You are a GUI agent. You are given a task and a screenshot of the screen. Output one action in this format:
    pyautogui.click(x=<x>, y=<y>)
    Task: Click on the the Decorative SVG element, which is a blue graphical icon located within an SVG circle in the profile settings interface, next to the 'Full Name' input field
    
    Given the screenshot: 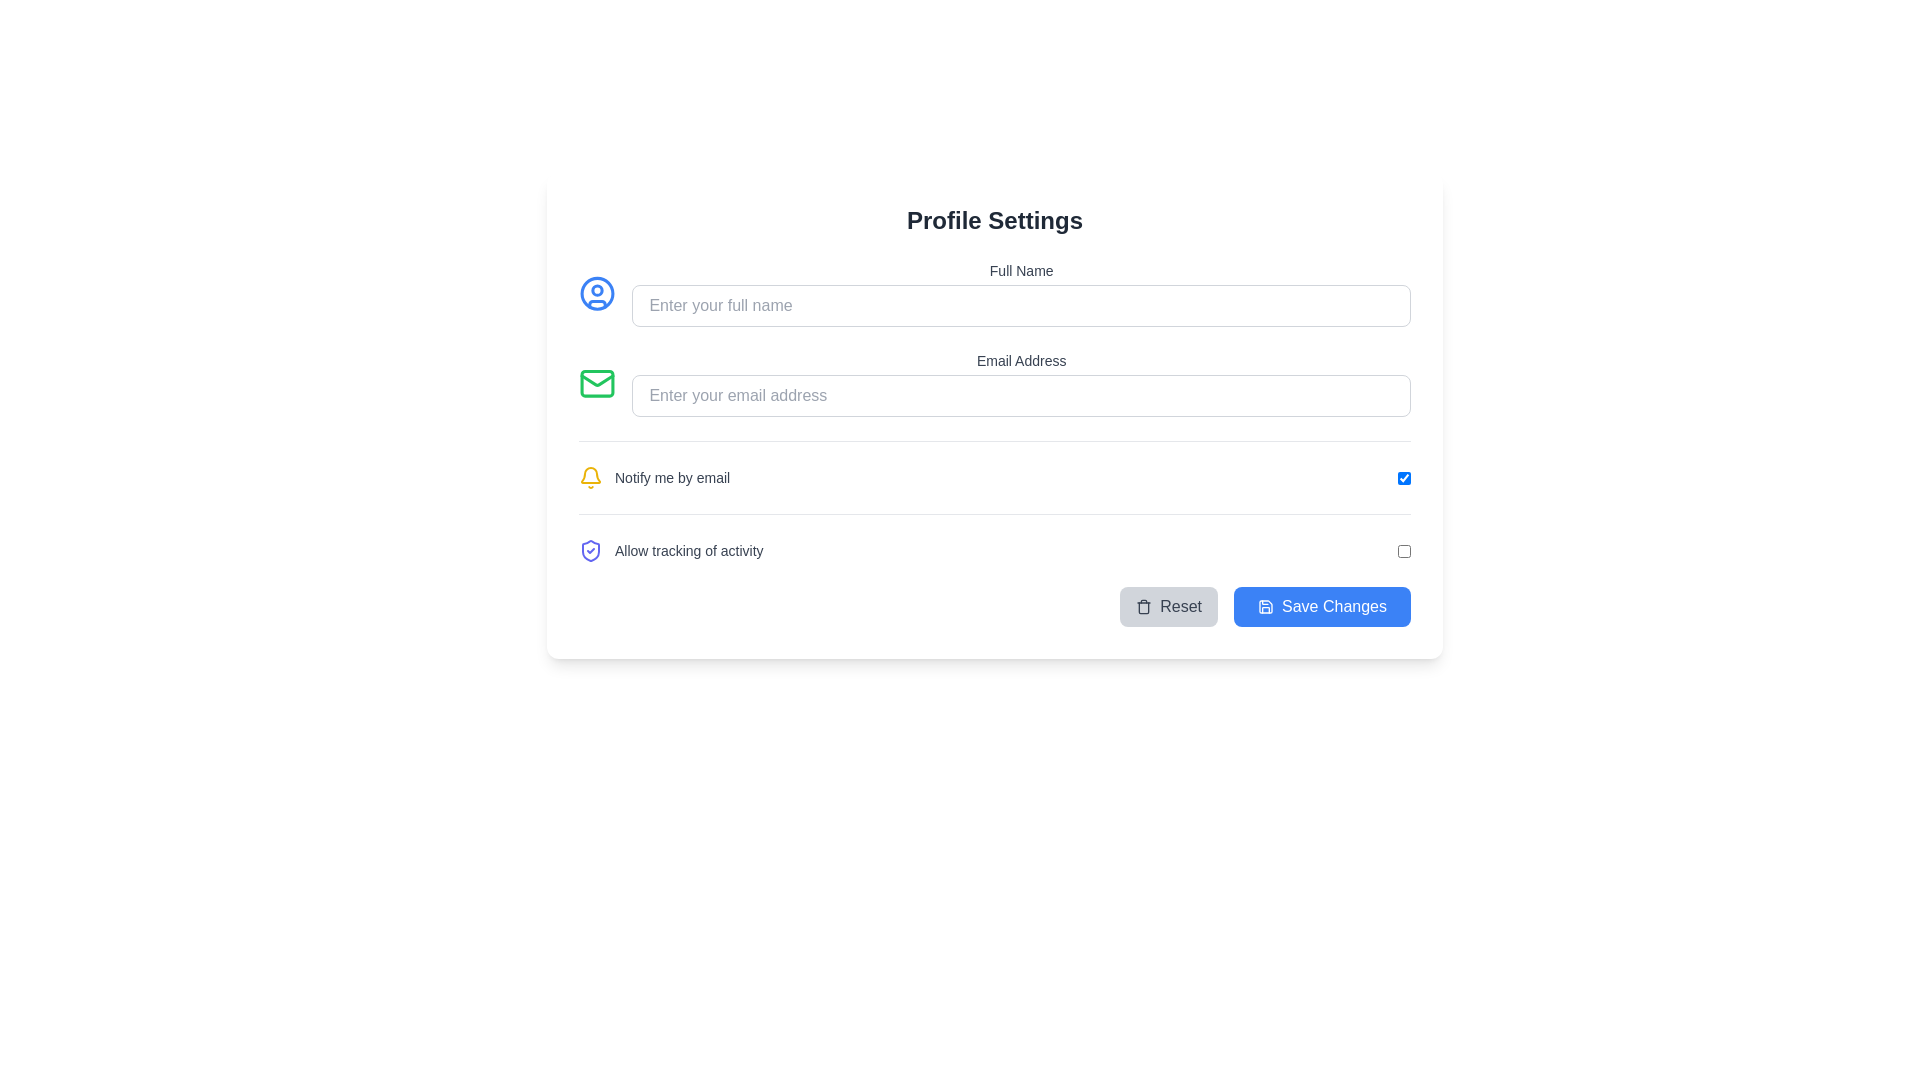 What is the action you would take?
    pyautogui.click(x=596, y=304)
    